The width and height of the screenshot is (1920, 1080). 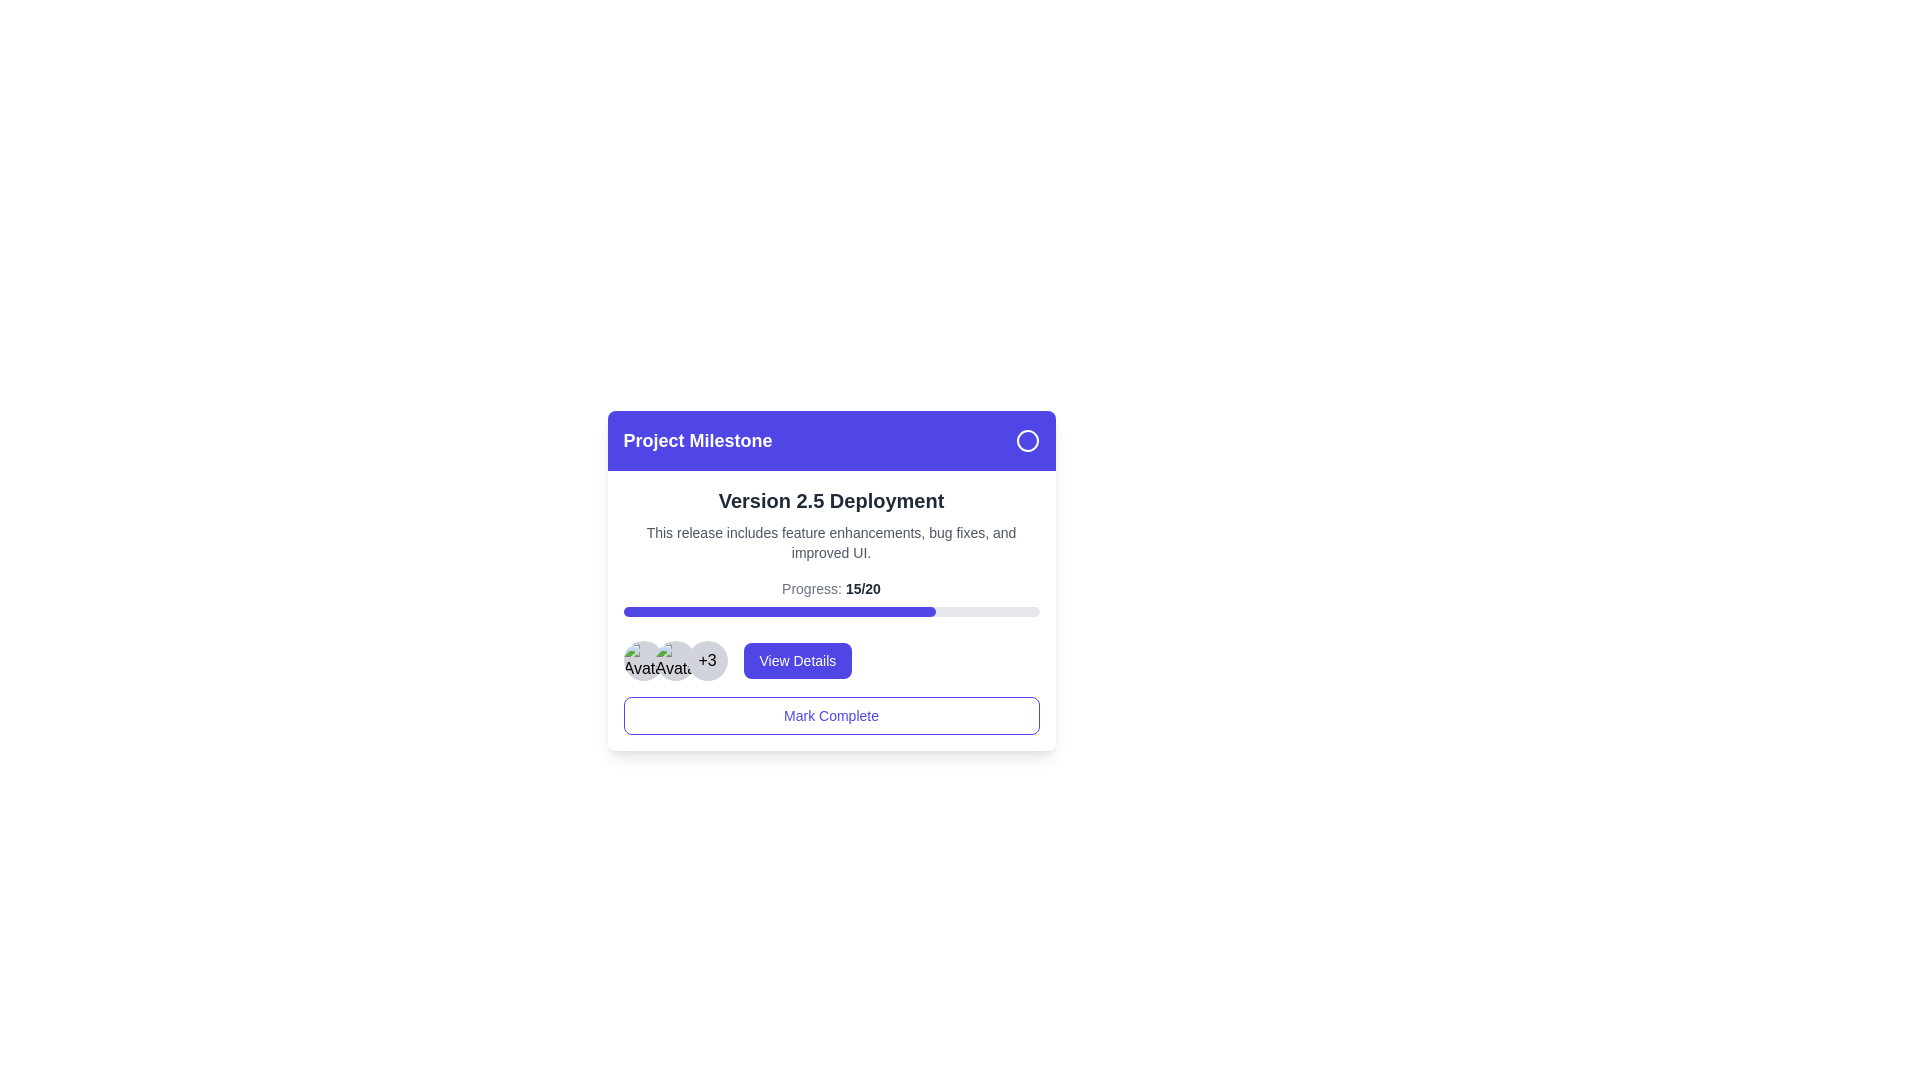 I want to click on the Decorative icon located at the top-right corner of the 'Project Milestone' card header, which serves as a non-interactive decorative component, so click(x=1027, y=439).